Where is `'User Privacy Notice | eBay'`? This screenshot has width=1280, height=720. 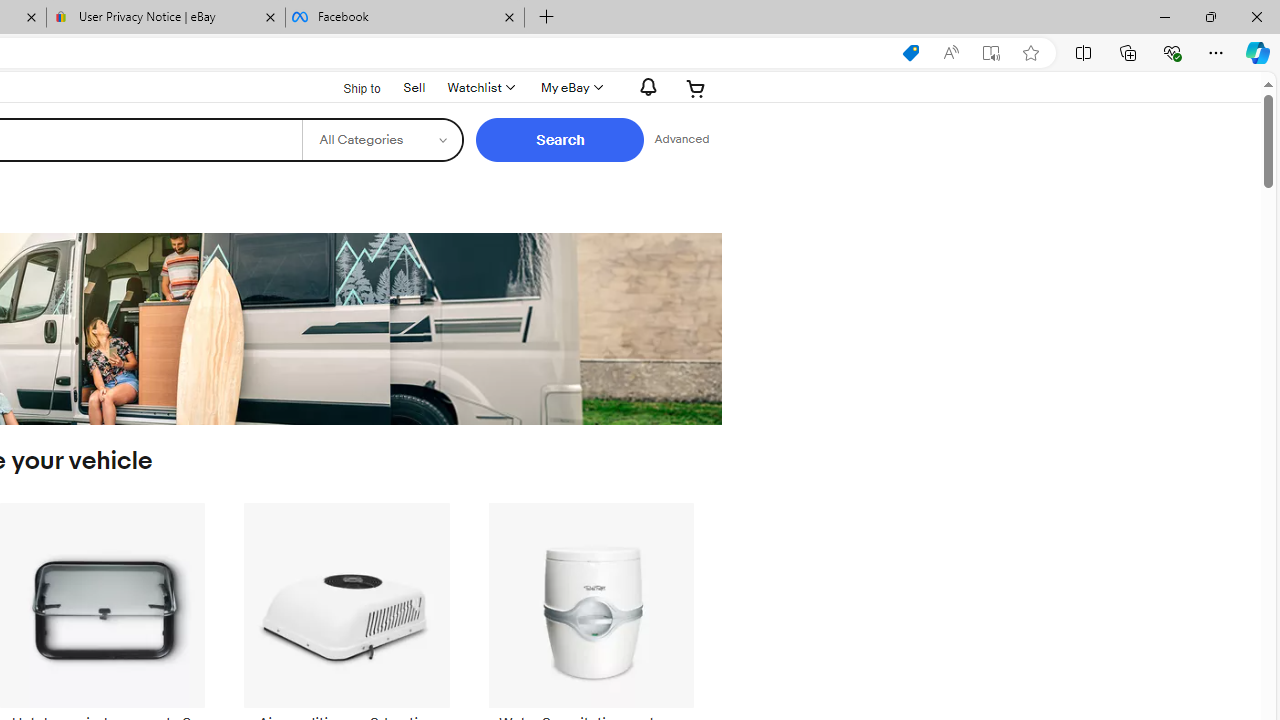 'User Privacy Notice | eBay' is located at coordinates (166, 17).